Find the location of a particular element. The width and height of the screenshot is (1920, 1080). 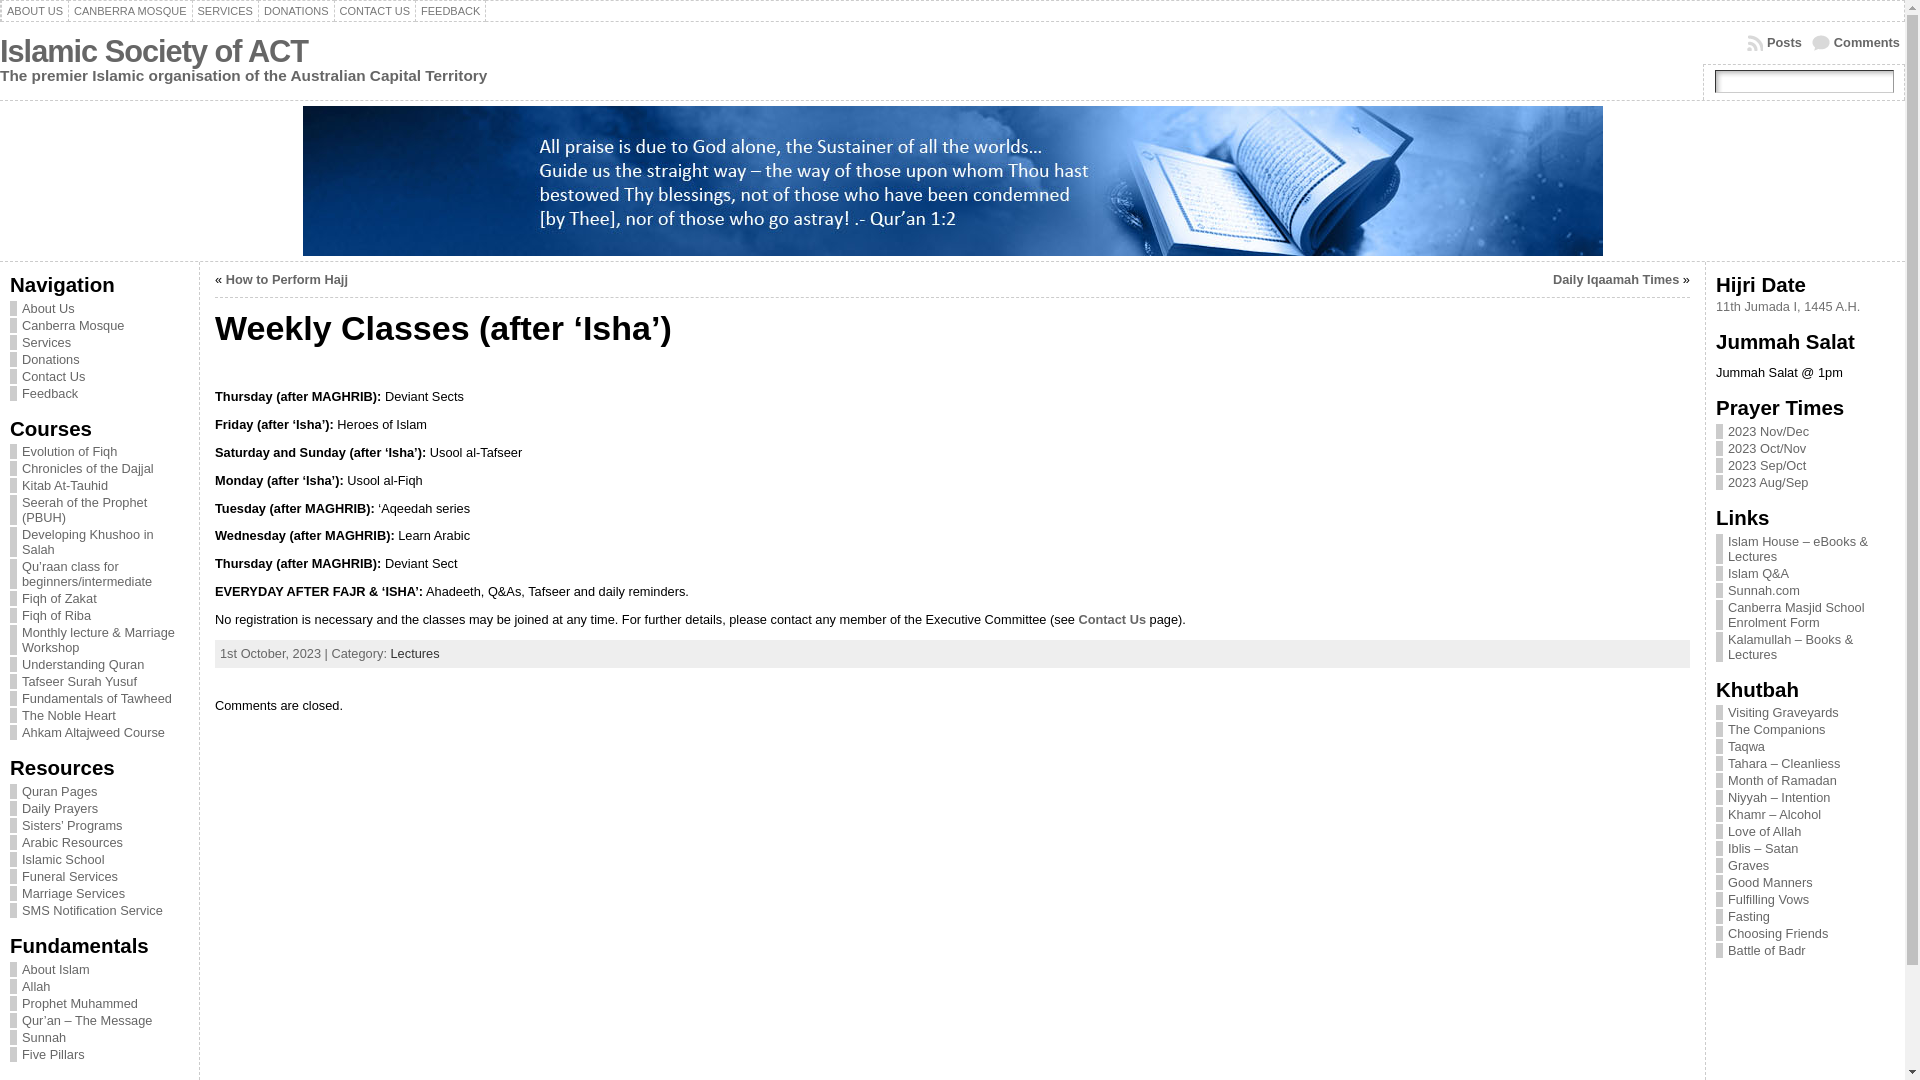

'Evolution of Fiqh' is located at coordinates (98, 451).